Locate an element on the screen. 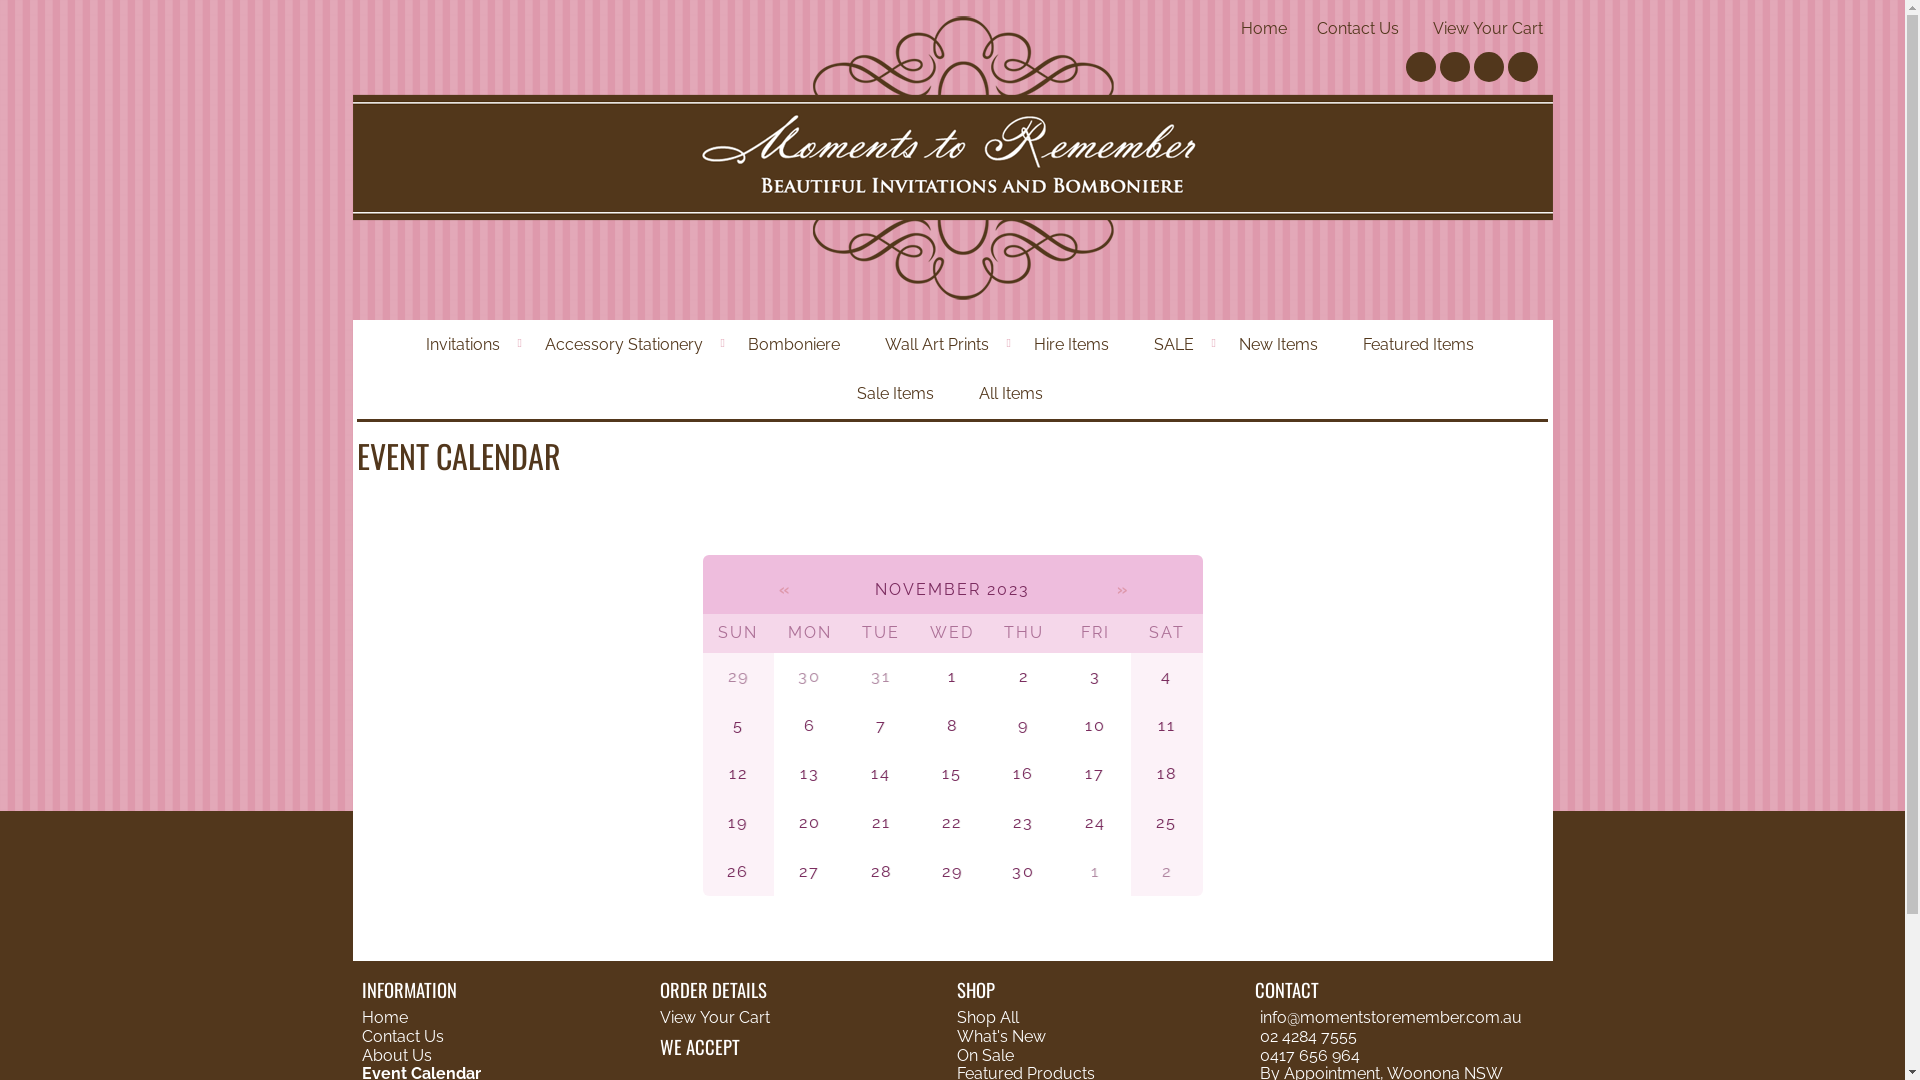  'Wall Art Prints' is located at coordinates (864, 344).